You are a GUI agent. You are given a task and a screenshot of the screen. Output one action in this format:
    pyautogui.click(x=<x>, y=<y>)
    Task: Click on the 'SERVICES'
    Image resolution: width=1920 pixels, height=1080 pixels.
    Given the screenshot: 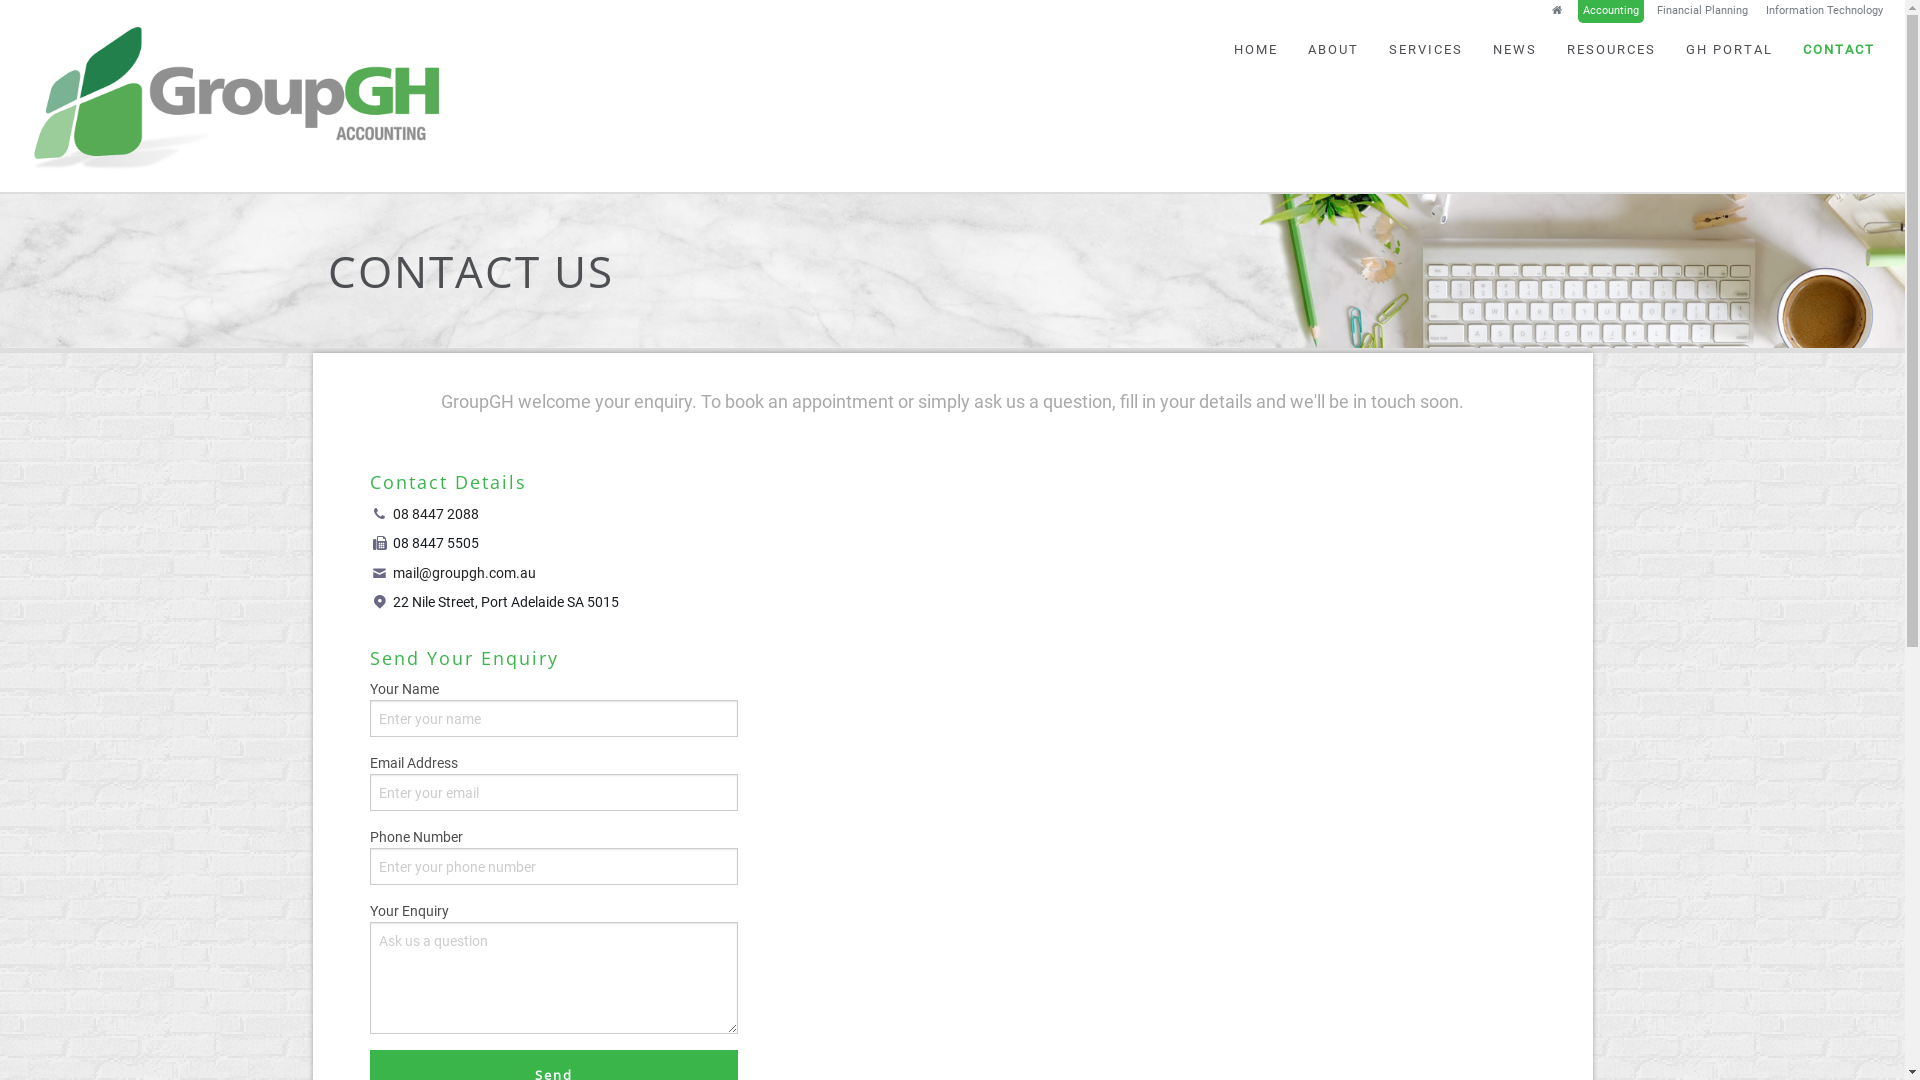 What is the action you would take?
    pyautogui.click(x=1424, y=48)
    